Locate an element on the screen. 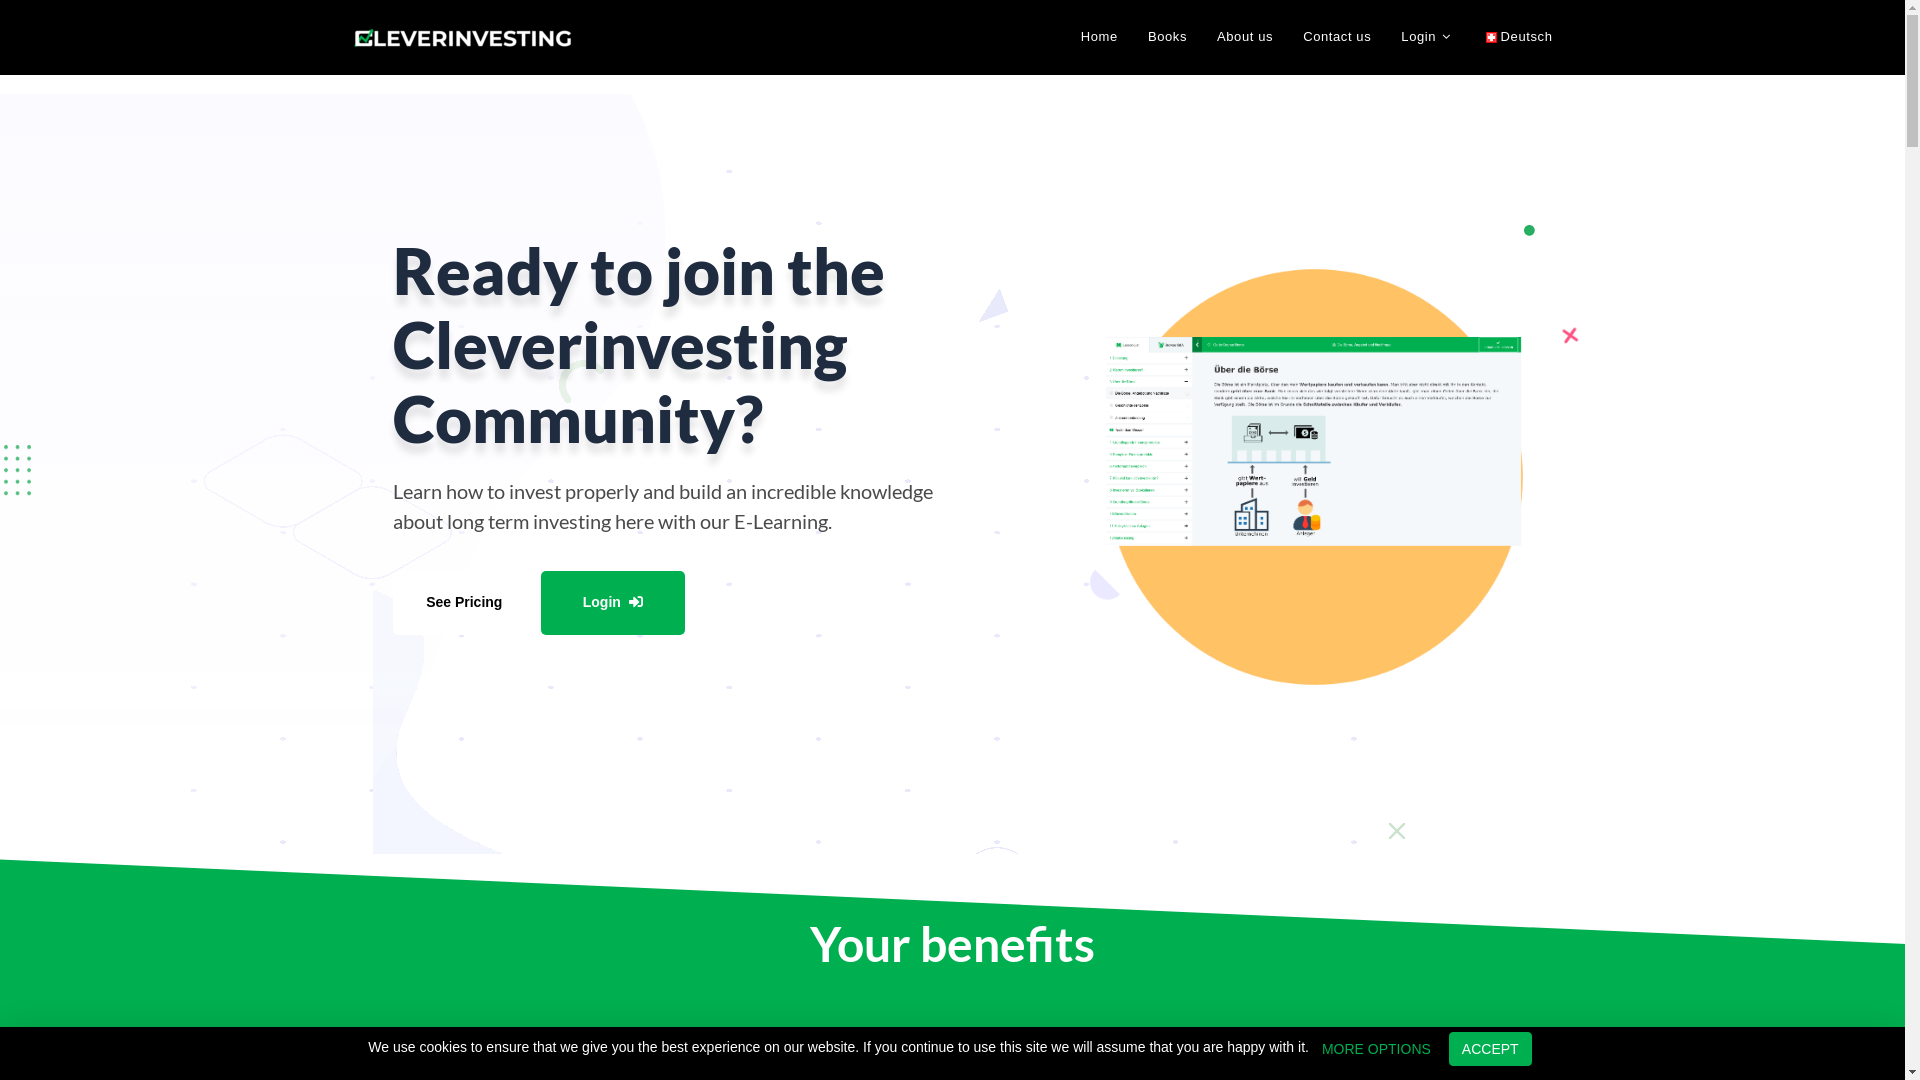  'MORE OPTIONS' is located at coordinates (1375, 1048).